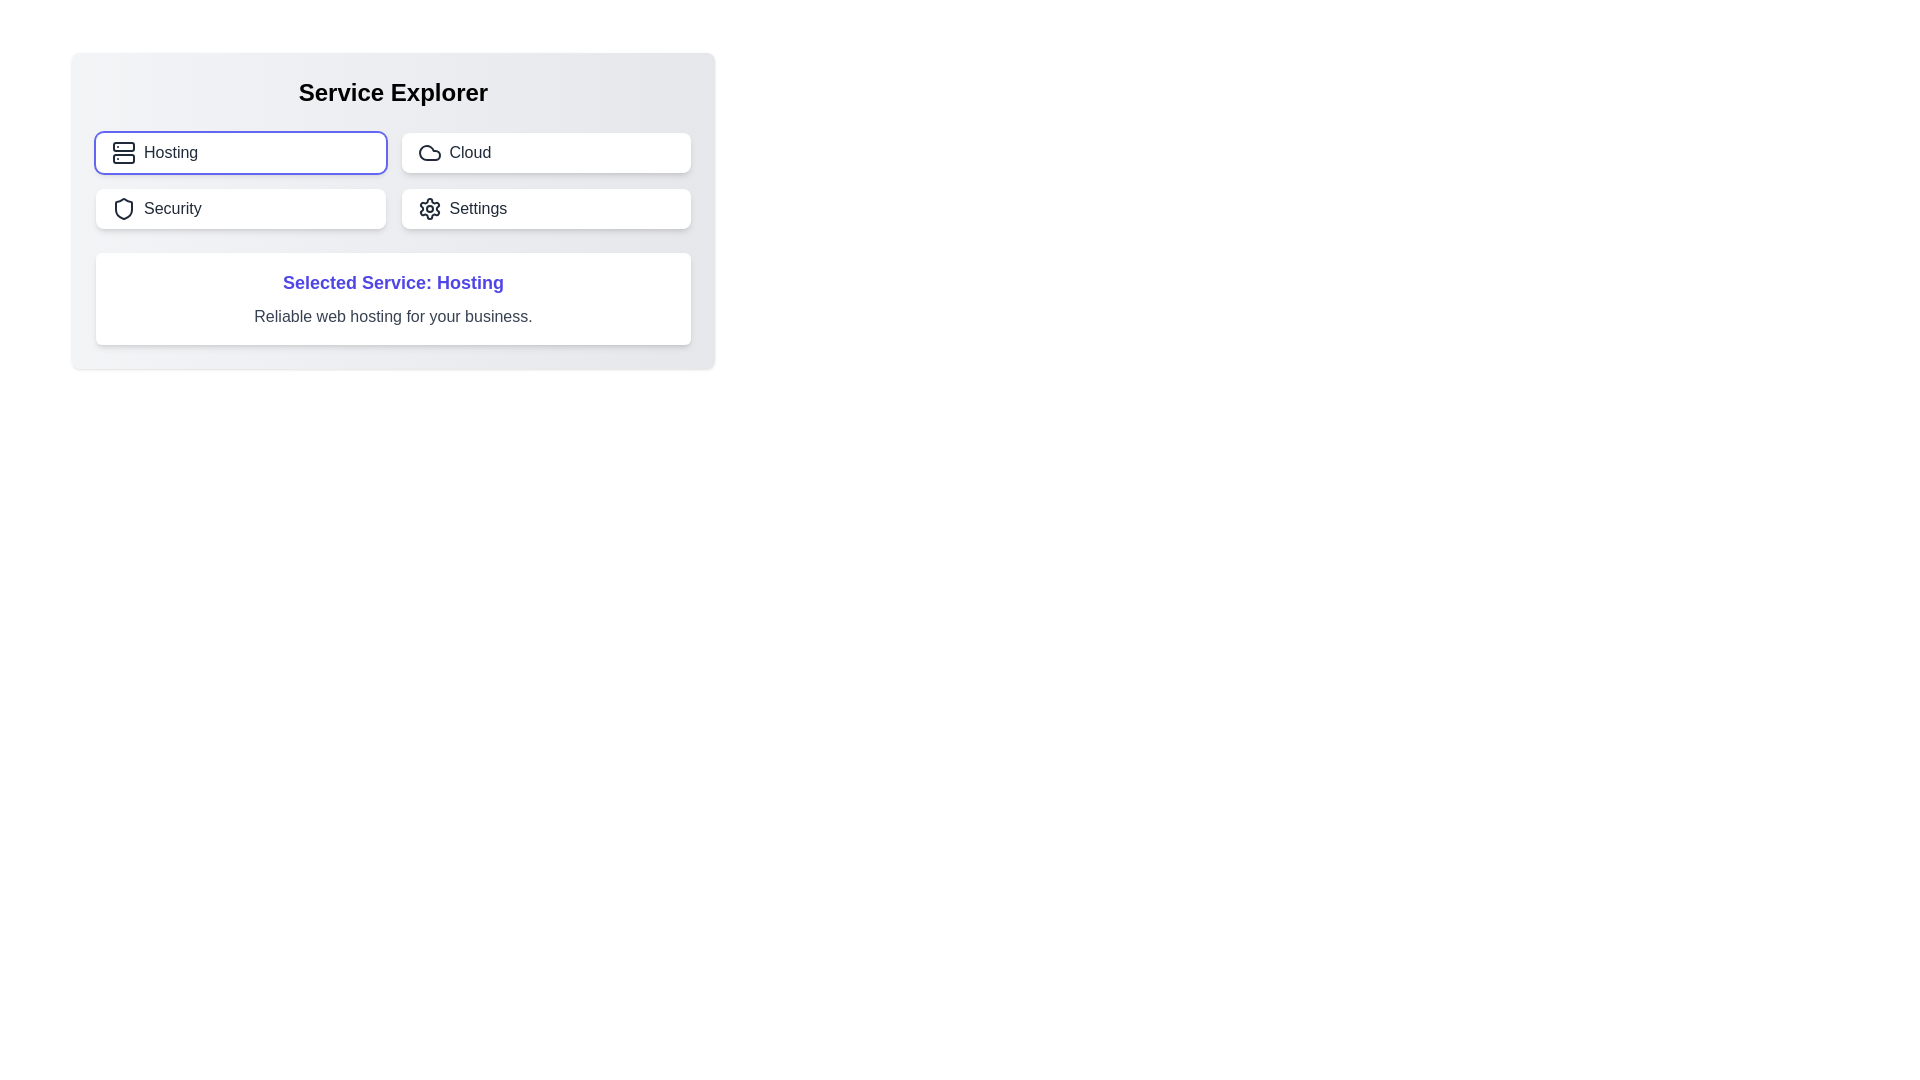 This screenshot has height=1080, width=1920. I want to click on the informational content box displaying 'Selected Service: Hosting' with a white background and rounded corners, located beneath the 'Service Explorer' section, so click(393, 299).